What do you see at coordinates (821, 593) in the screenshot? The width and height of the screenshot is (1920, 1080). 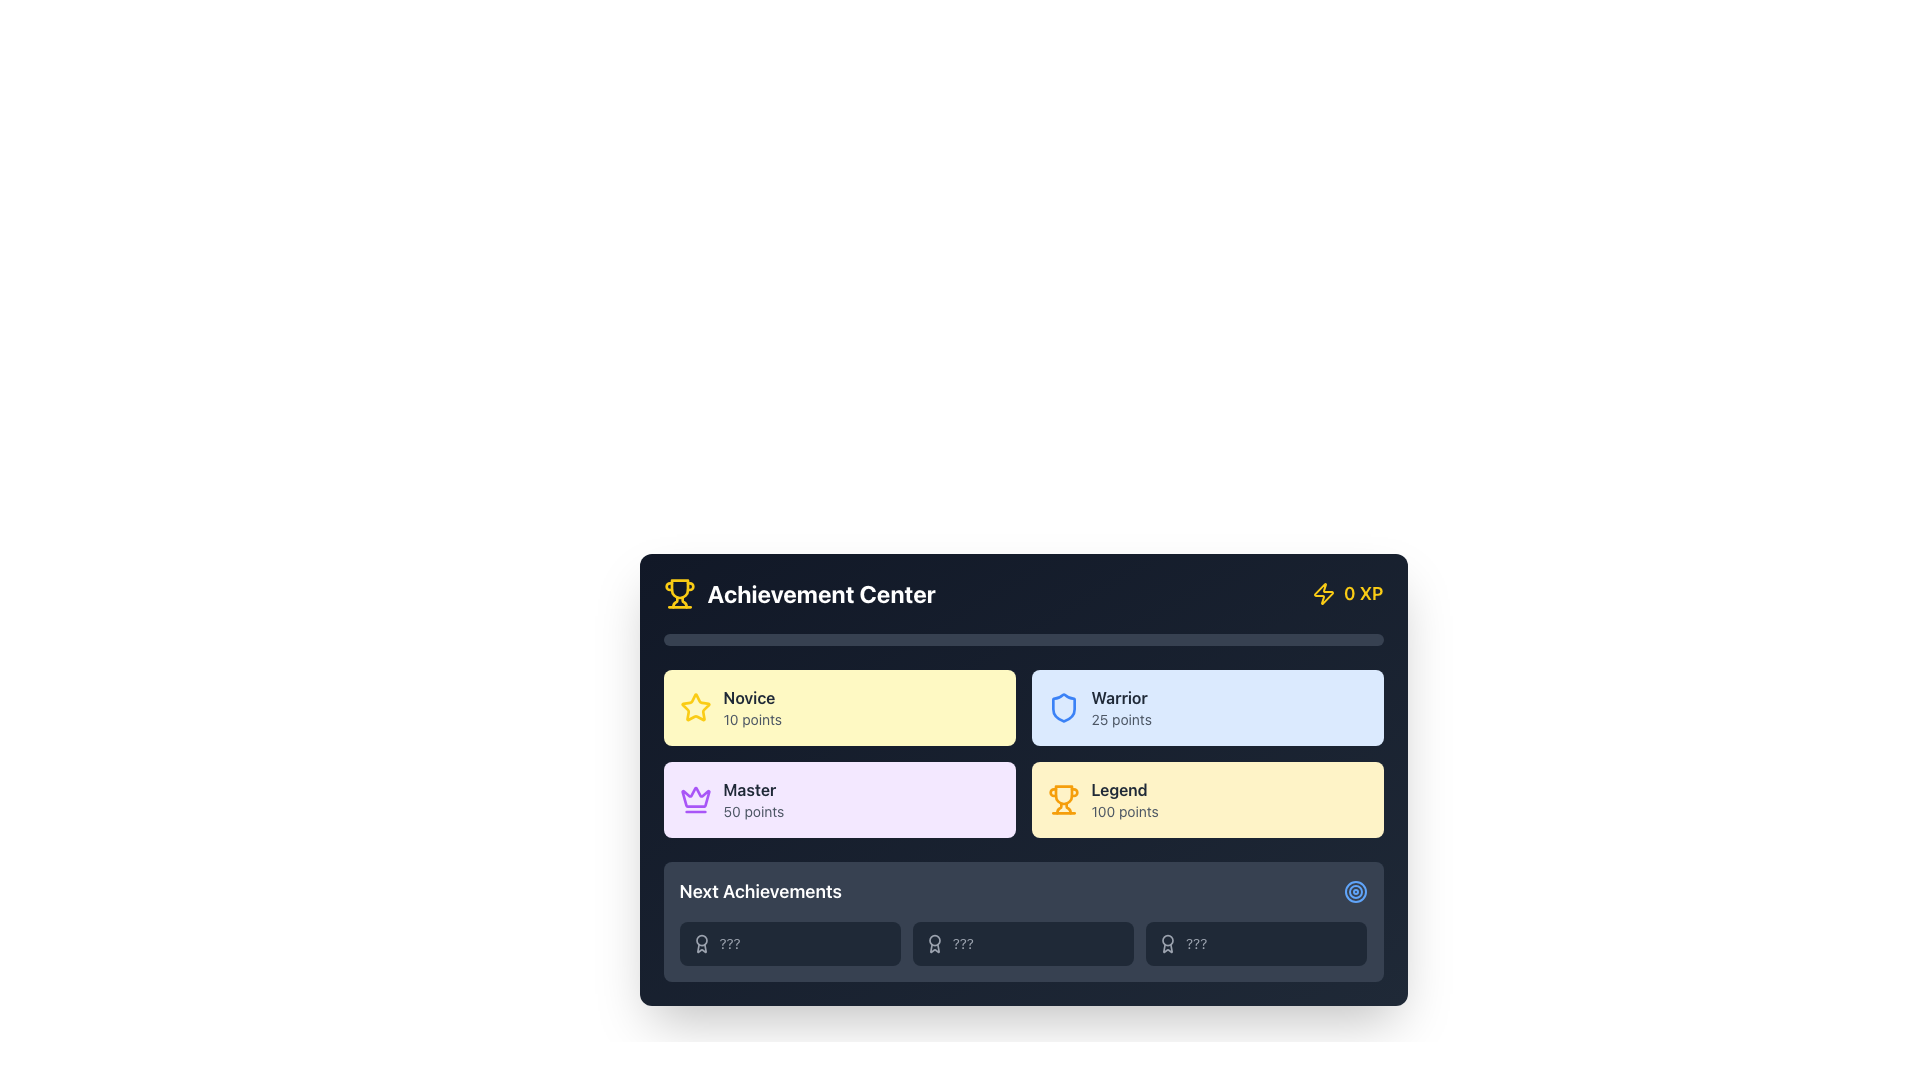 I see `the Text Label indicating the main purpose of the achievements panel, which is located adjacent to a yellow trophy icon in the top section of the panel` at bounding box center [821, 593].